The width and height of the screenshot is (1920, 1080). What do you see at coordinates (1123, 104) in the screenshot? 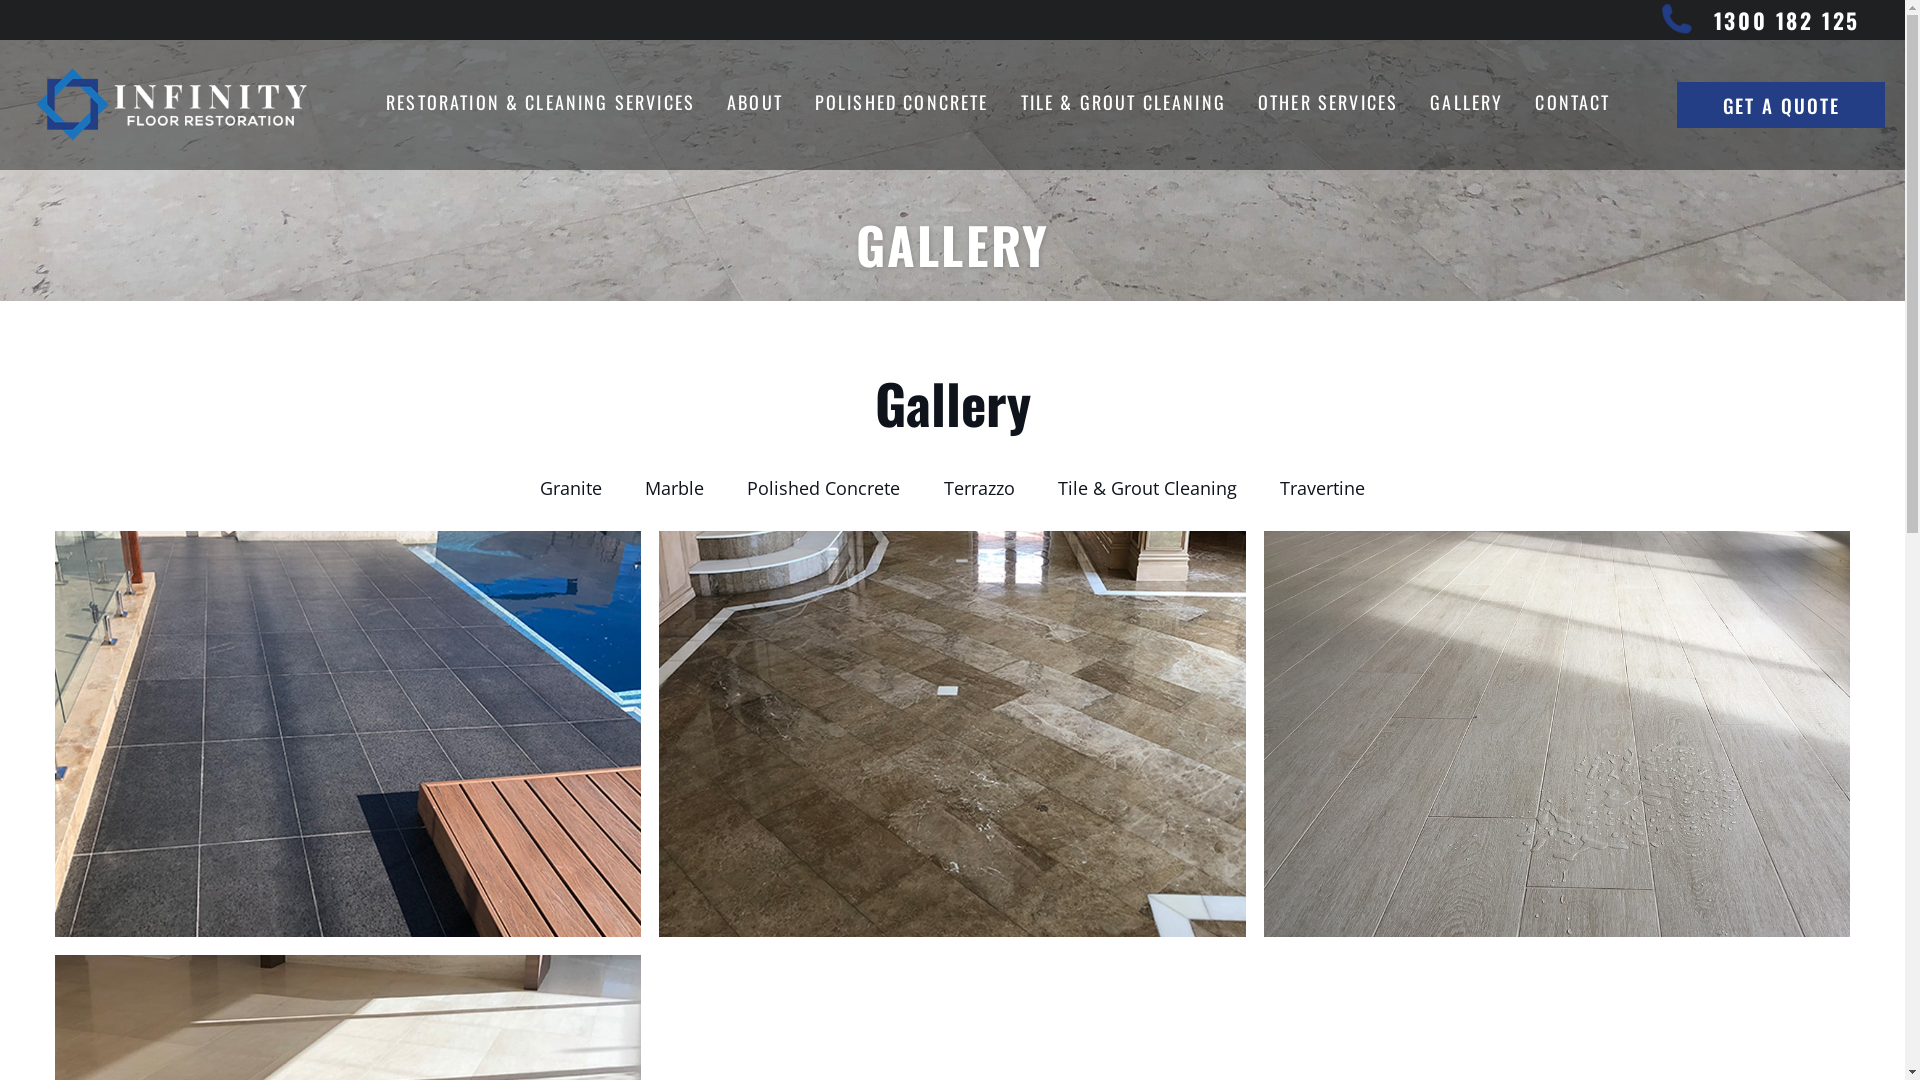
I see `'TILE & GROUT CLEANING'` at bounding box center [1123, 104].